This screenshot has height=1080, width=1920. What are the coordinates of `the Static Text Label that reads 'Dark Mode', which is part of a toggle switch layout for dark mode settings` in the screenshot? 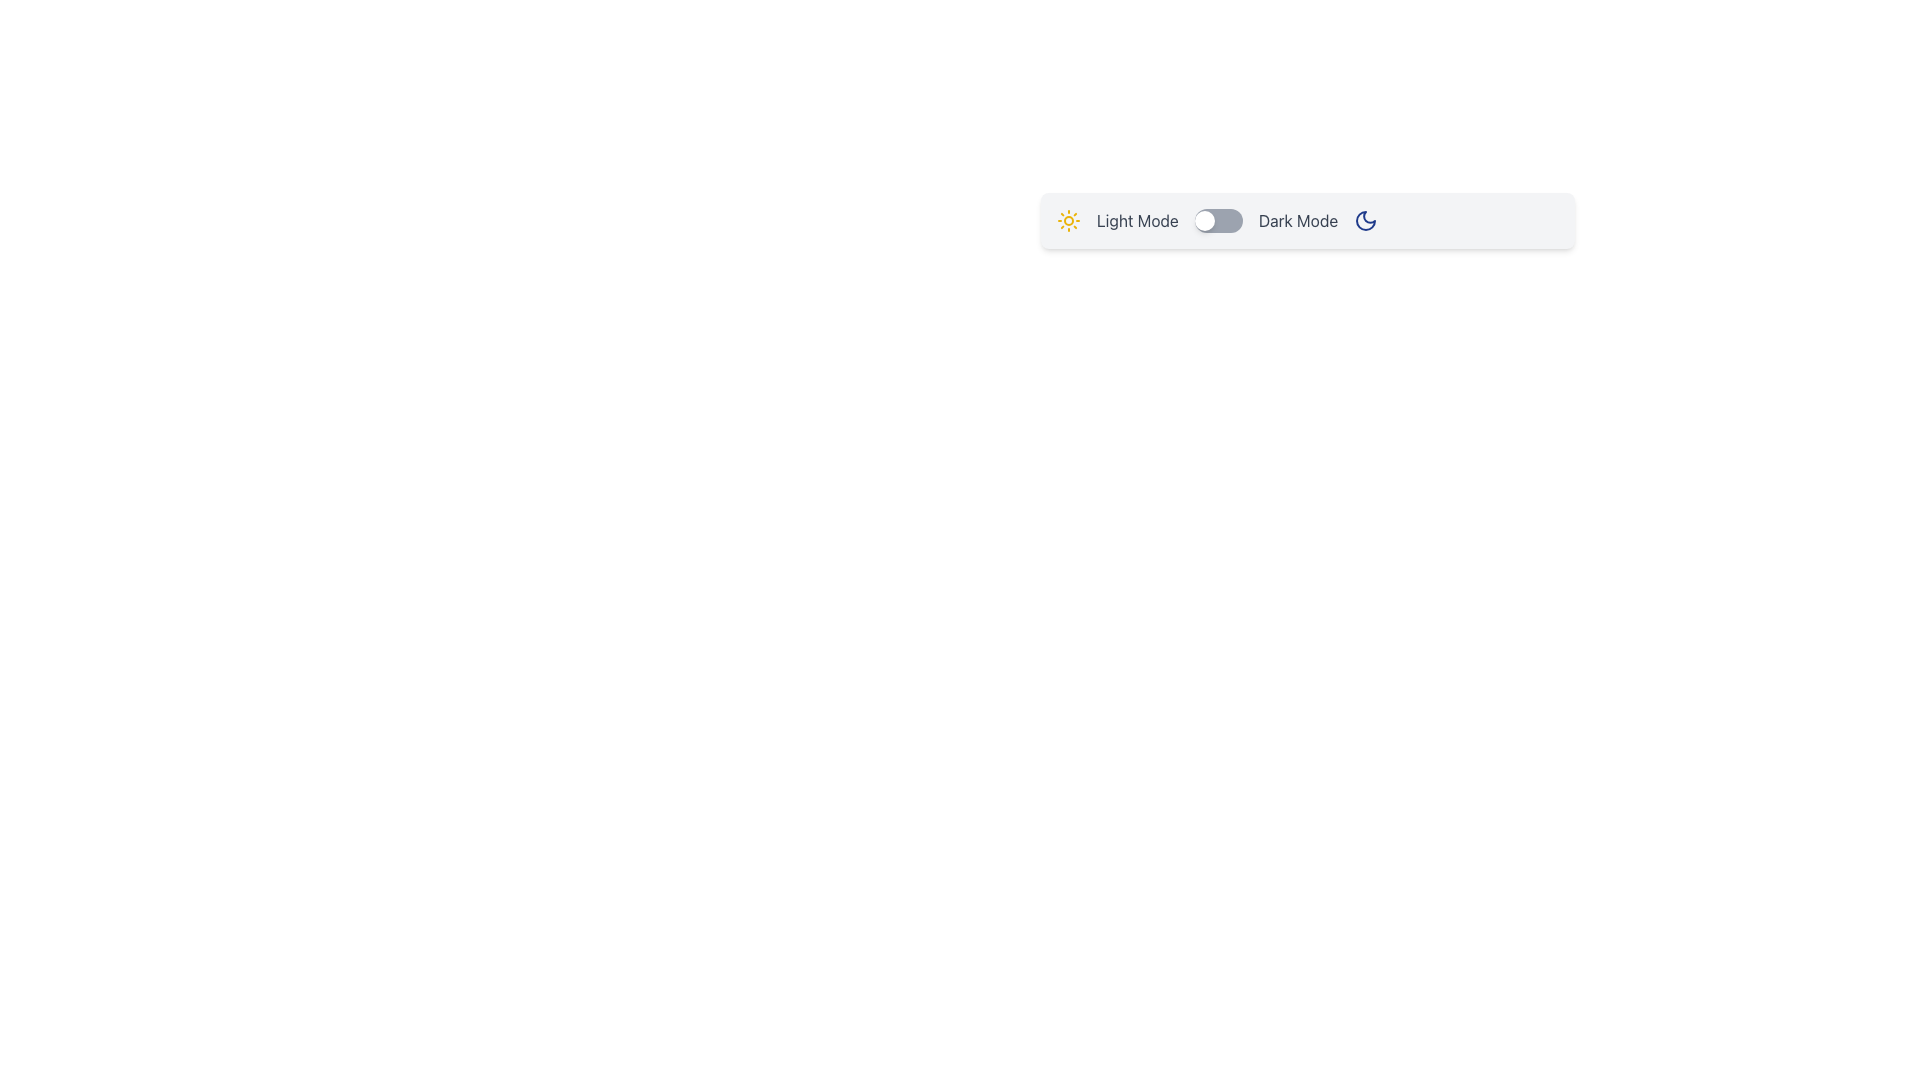 It's located at (1298, 220).